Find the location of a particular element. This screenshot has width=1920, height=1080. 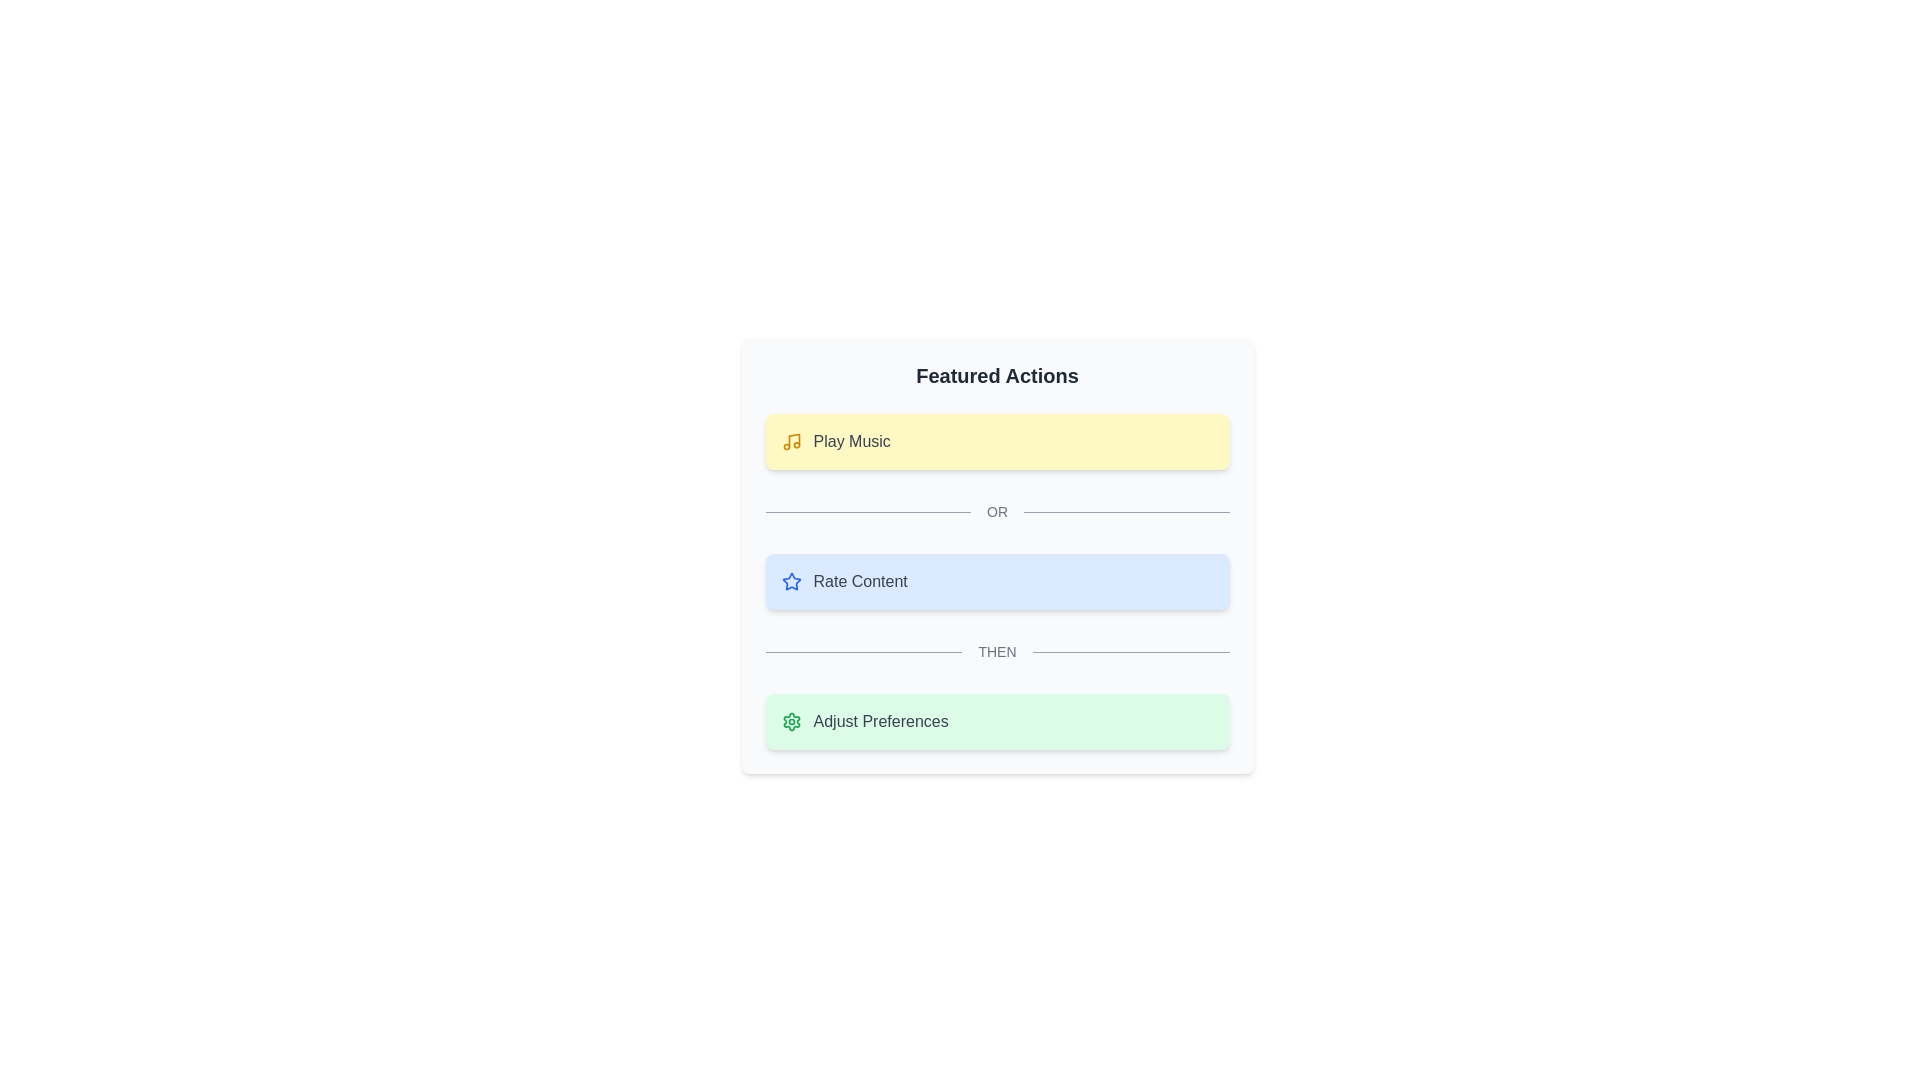

the Divider with text that visually separates the 'Play Music' button section and the 'Rate Content' section, located centrally in the layout is located at coordinates (997, 511).